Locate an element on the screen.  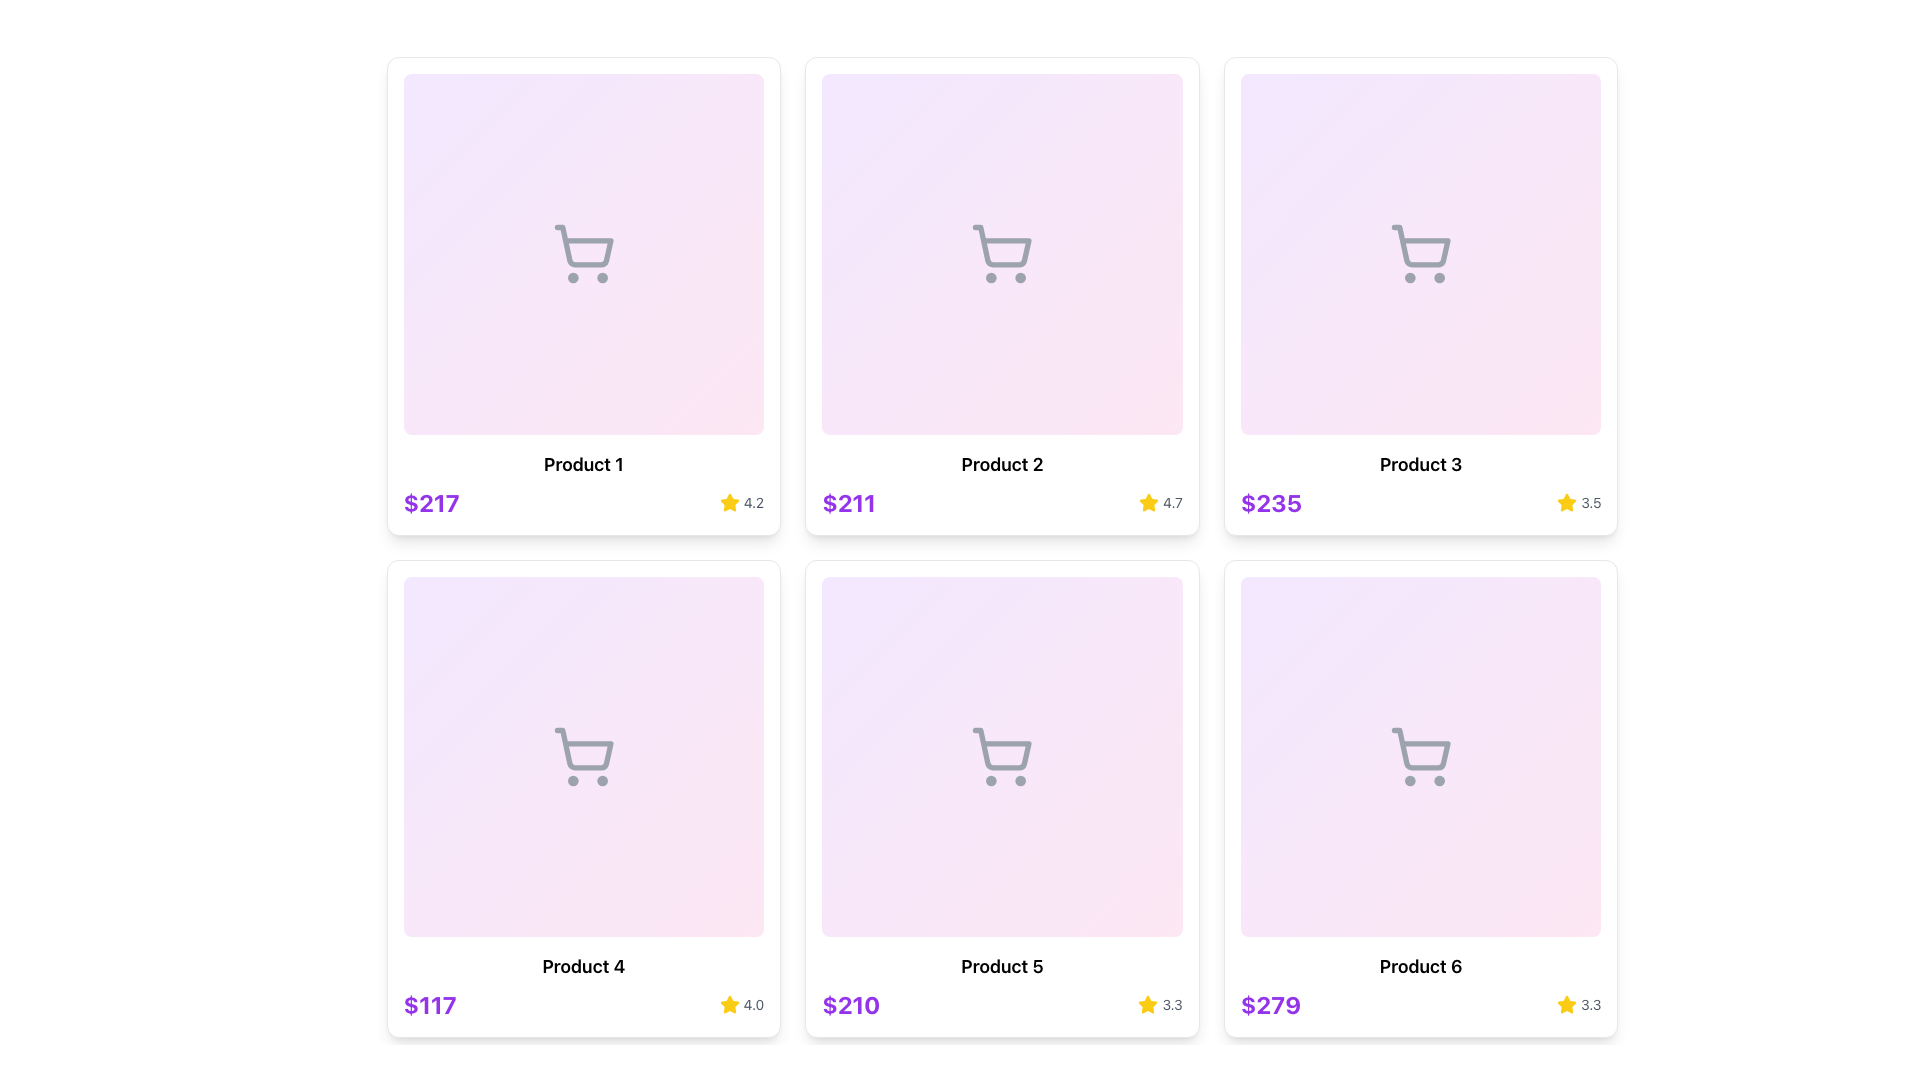
the product card located in the leftmost position of the second row is located at coordinates (582, 797).